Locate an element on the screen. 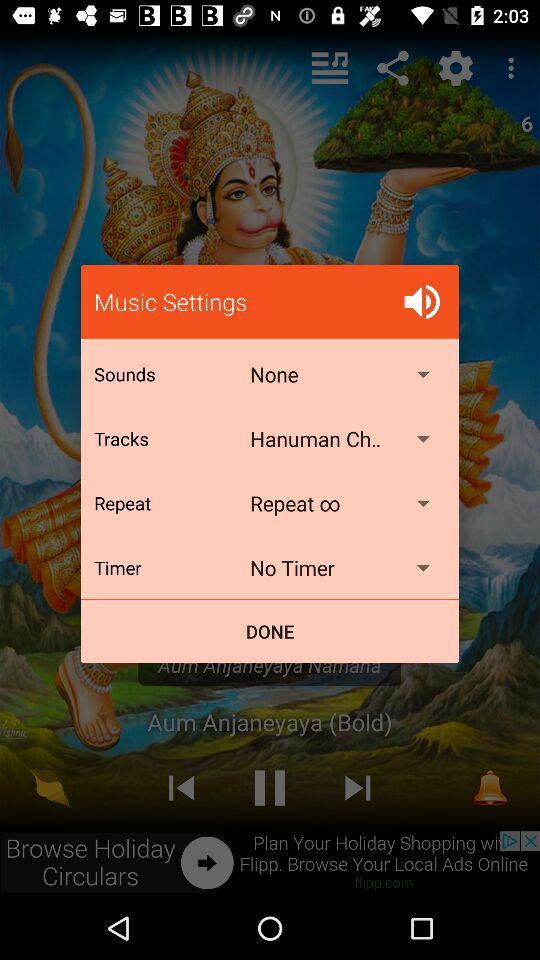 The image size is (540, 960). done icon is located at coordinates (270, 630).